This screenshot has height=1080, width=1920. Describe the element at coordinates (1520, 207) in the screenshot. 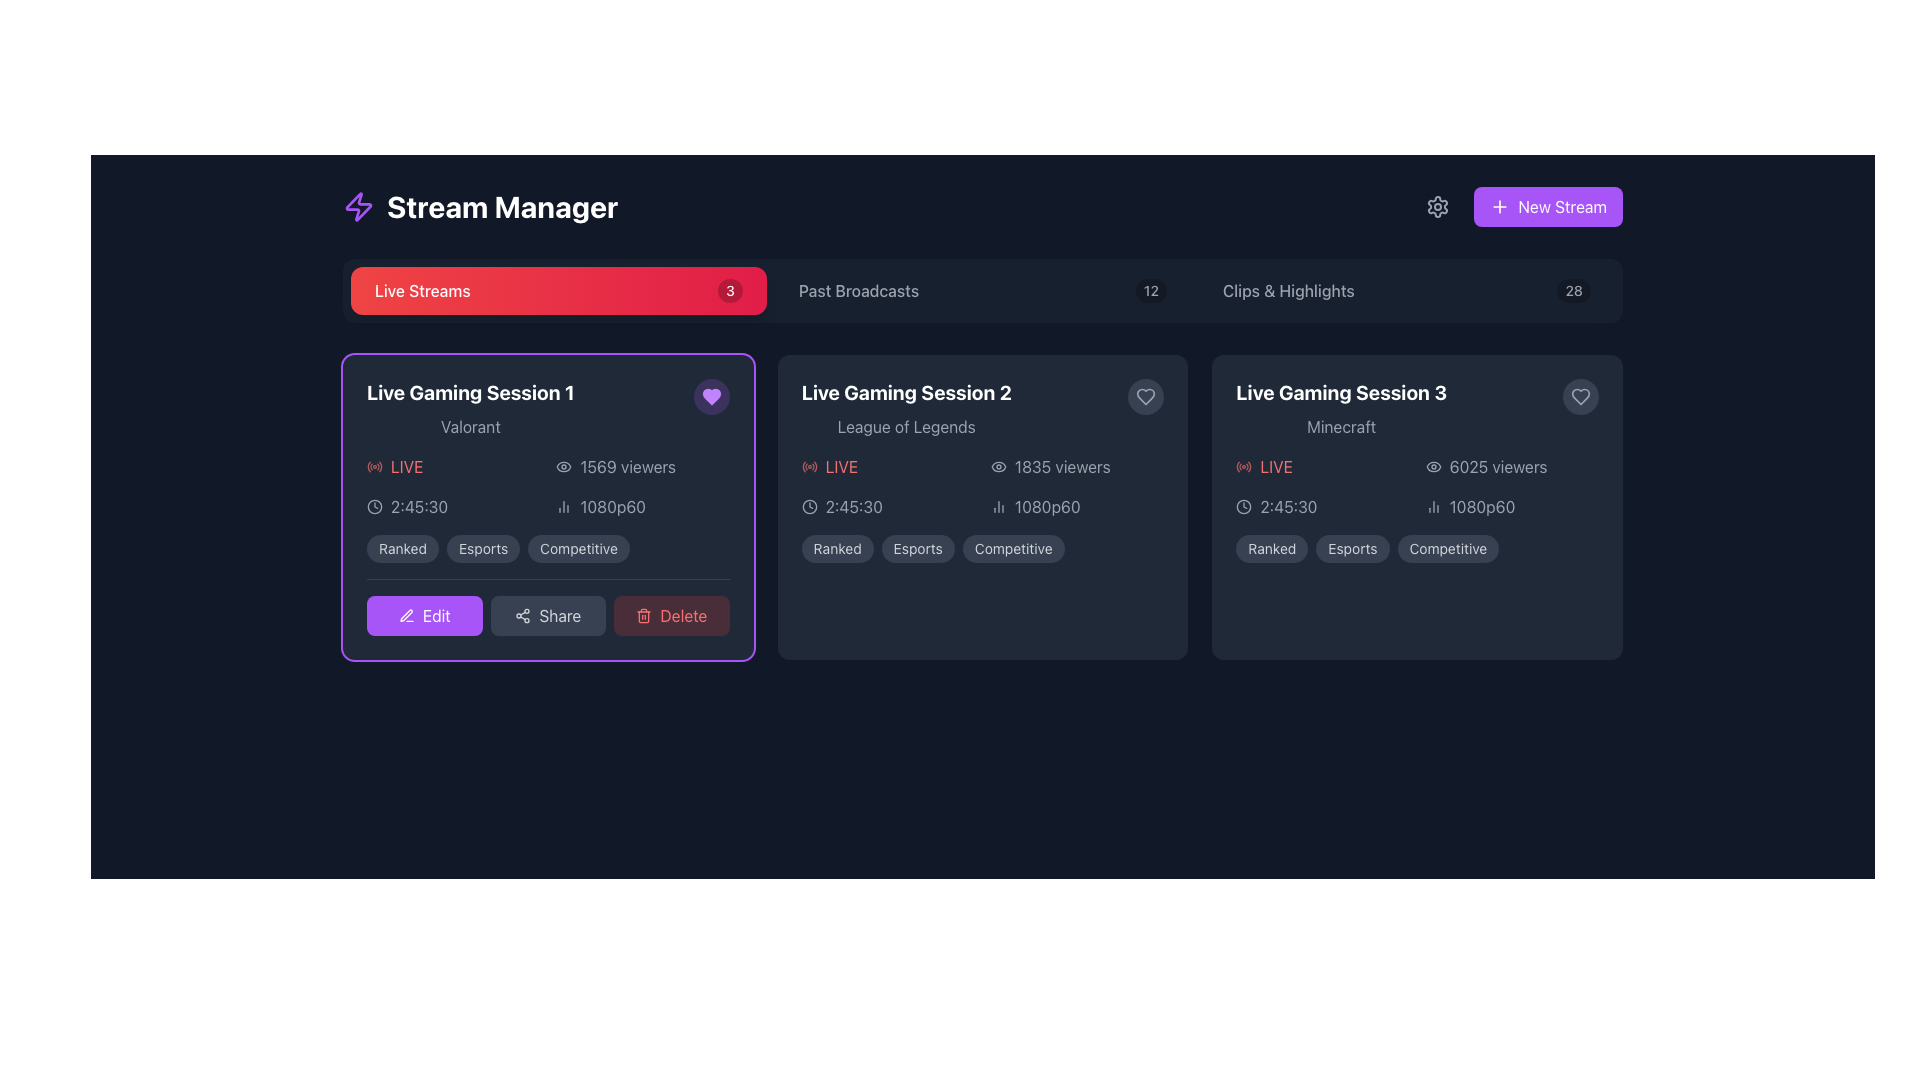

I see `the button located in the top right corner of the section containing 'Stream Manager' to initiate a new stream creation process` at that location.